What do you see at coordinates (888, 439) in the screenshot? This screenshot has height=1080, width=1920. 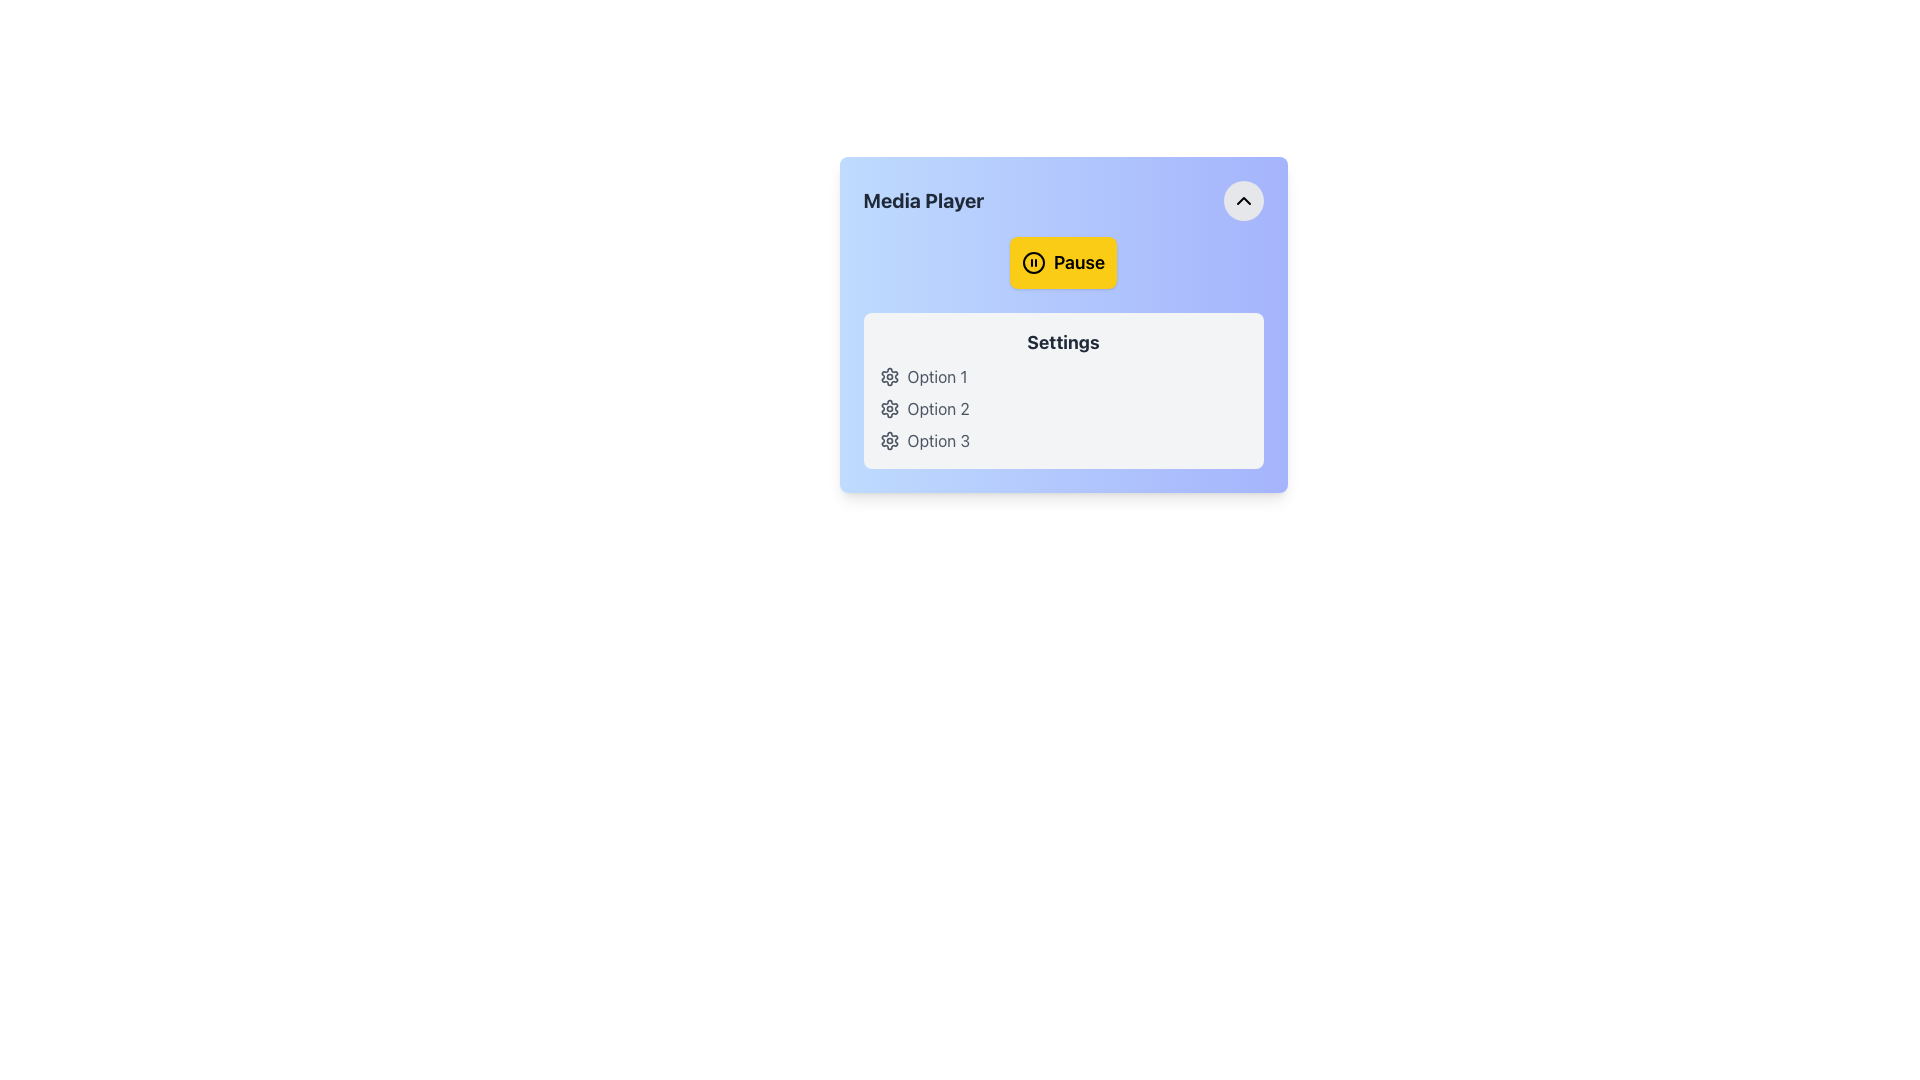 I see `the gear-like icon, which signifies the 'settings' feature, located to the left of 'Option 3' in the 'Settings' panel` at bounding box center [888, 439].